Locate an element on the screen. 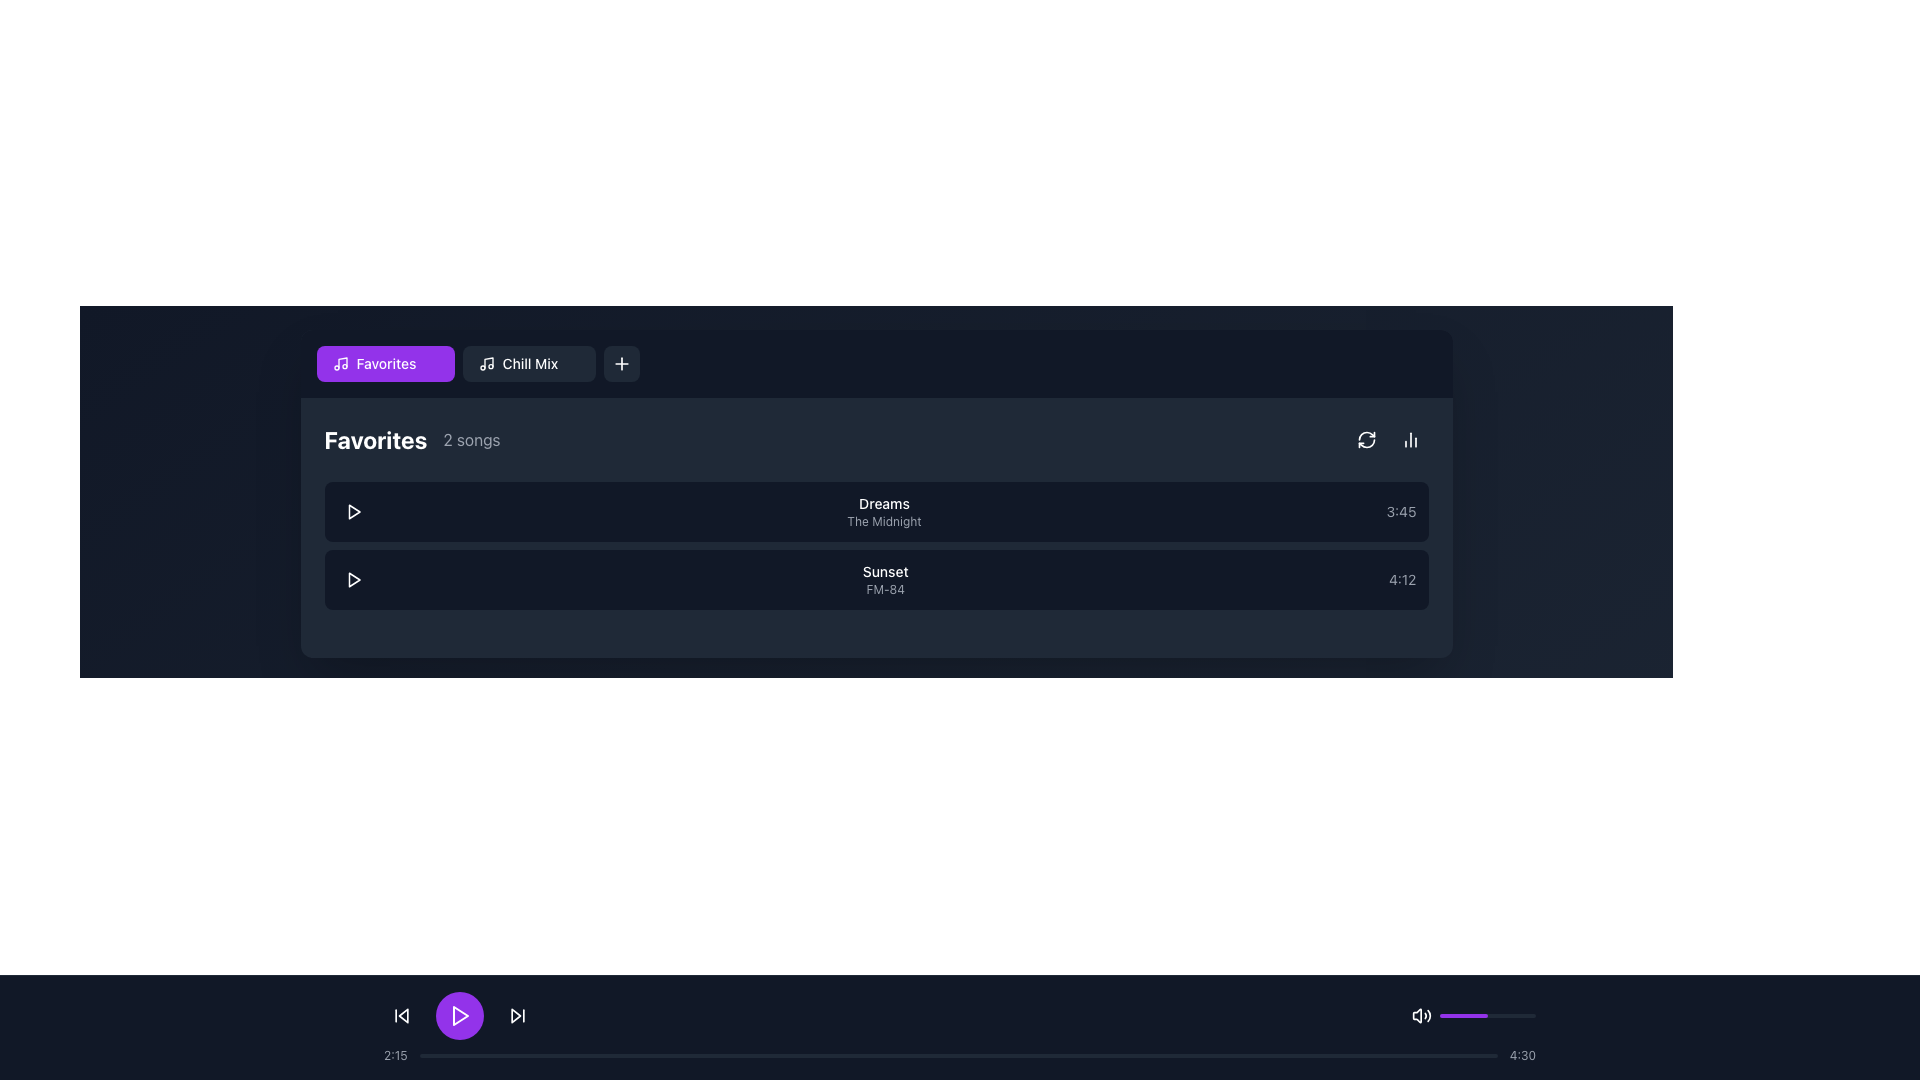  the volume slider is located at coordinates (1506, 1015).